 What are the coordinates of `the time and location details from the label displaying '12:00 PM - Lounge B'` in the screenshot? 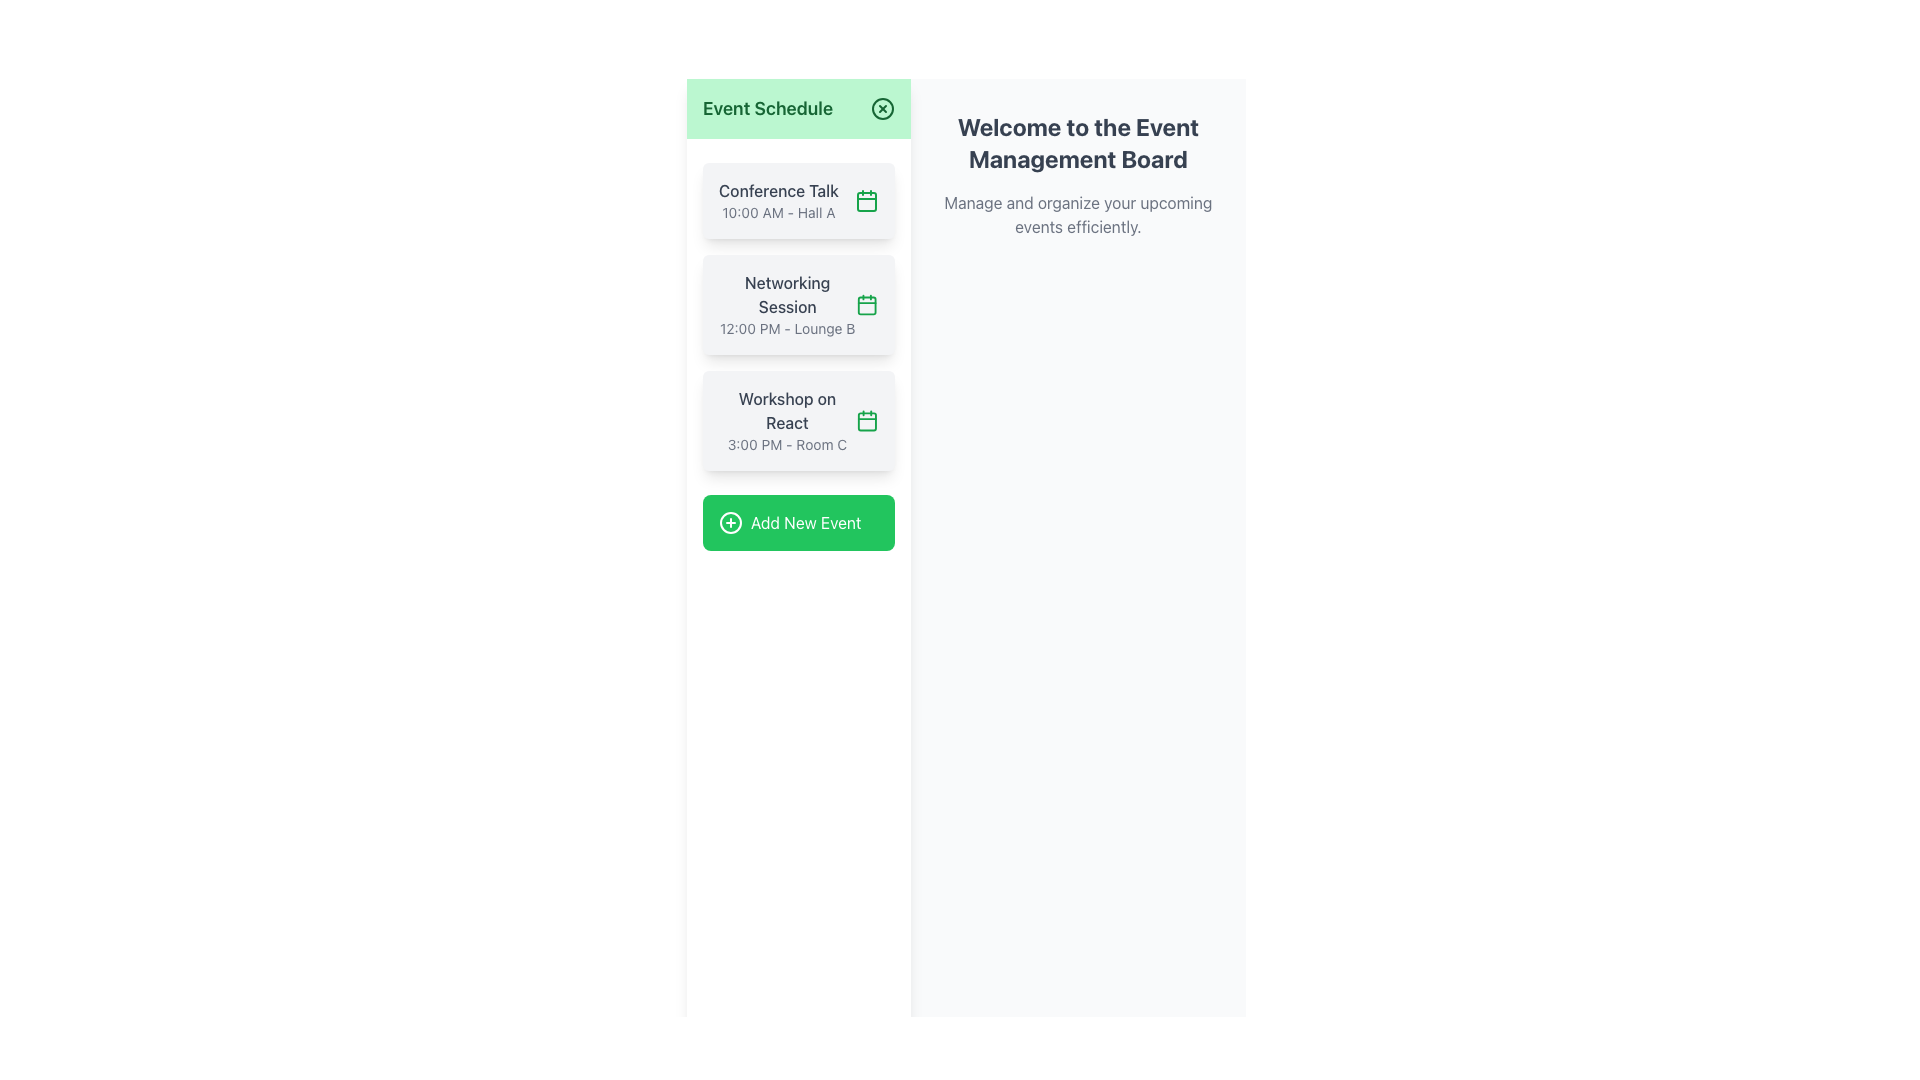 It's located at (786, 327).